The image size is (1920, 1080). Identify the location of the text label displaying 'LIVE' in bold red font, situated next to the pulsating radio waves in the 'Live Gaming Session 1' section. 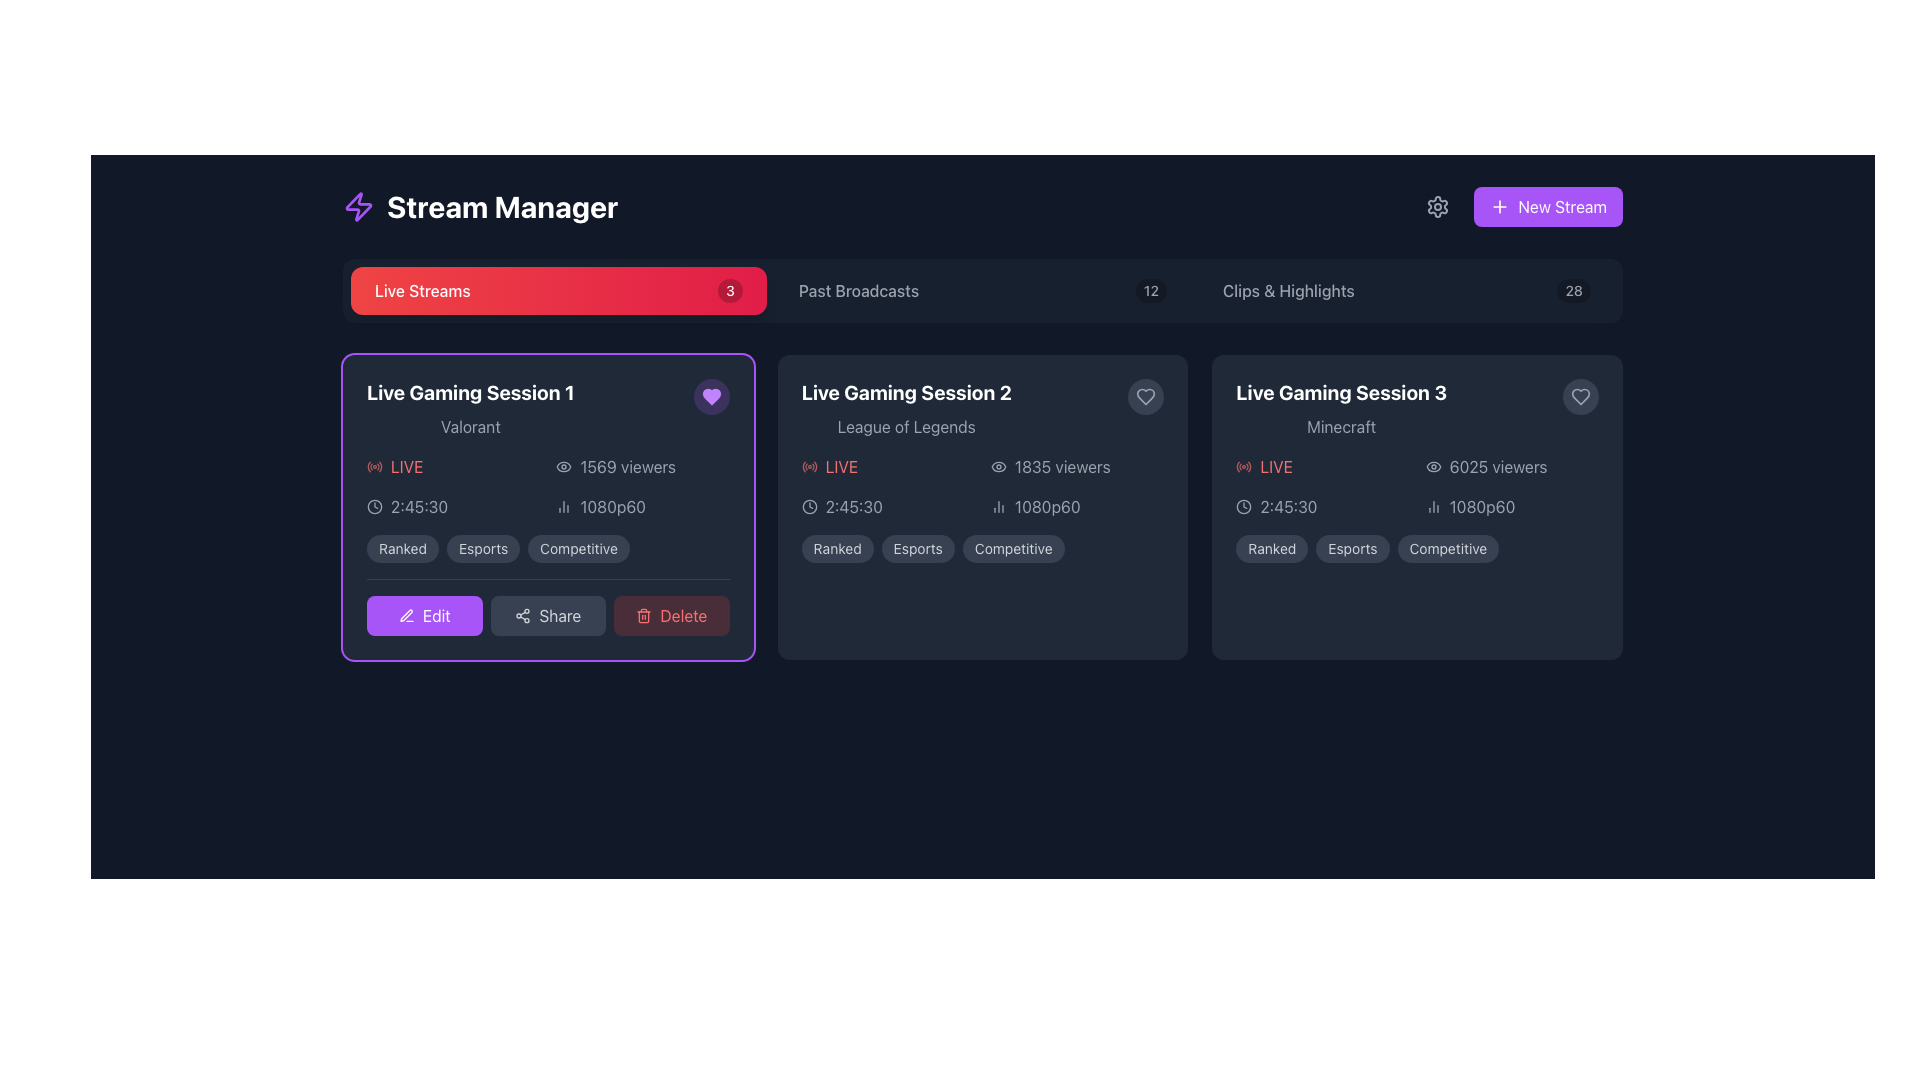
(406, 466).